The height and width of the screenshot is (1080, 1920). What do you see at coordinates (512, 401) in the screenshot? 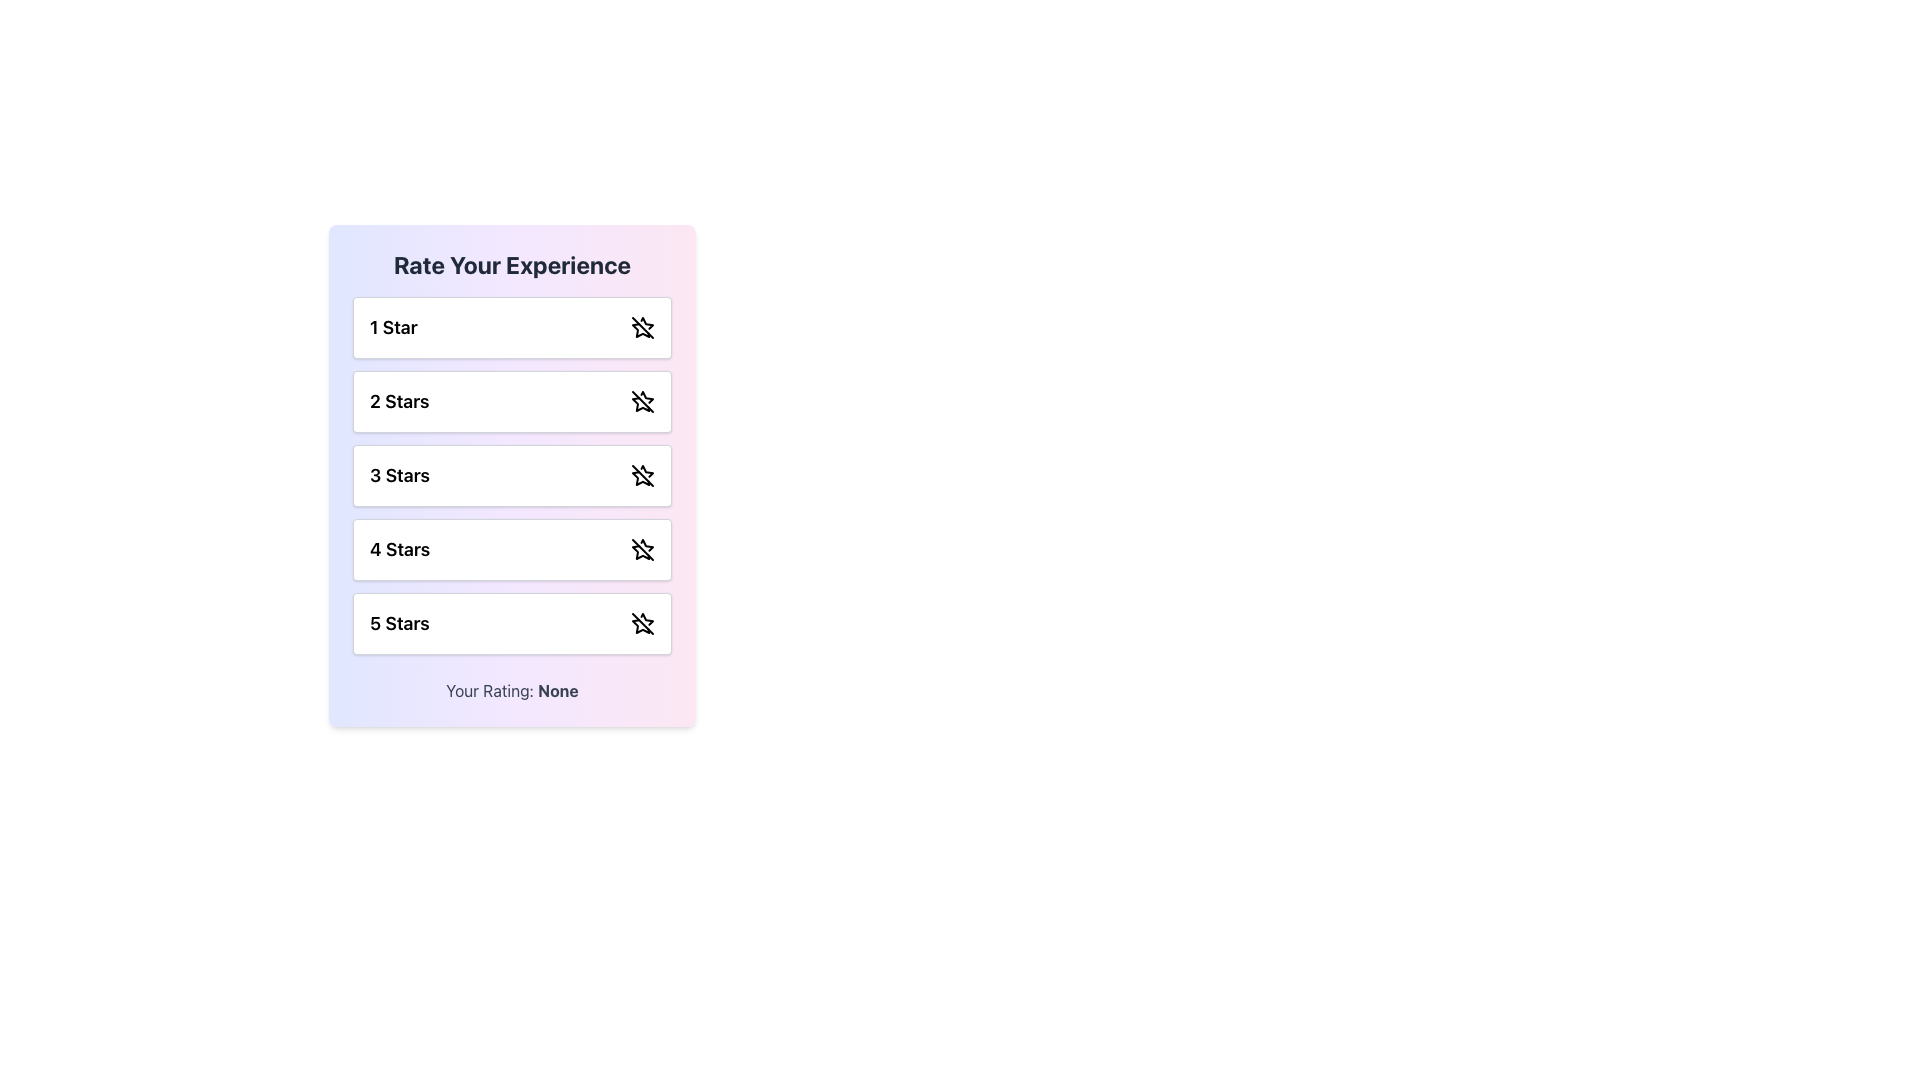
I see `the two stars rating button` at bounding box center [512, 401].